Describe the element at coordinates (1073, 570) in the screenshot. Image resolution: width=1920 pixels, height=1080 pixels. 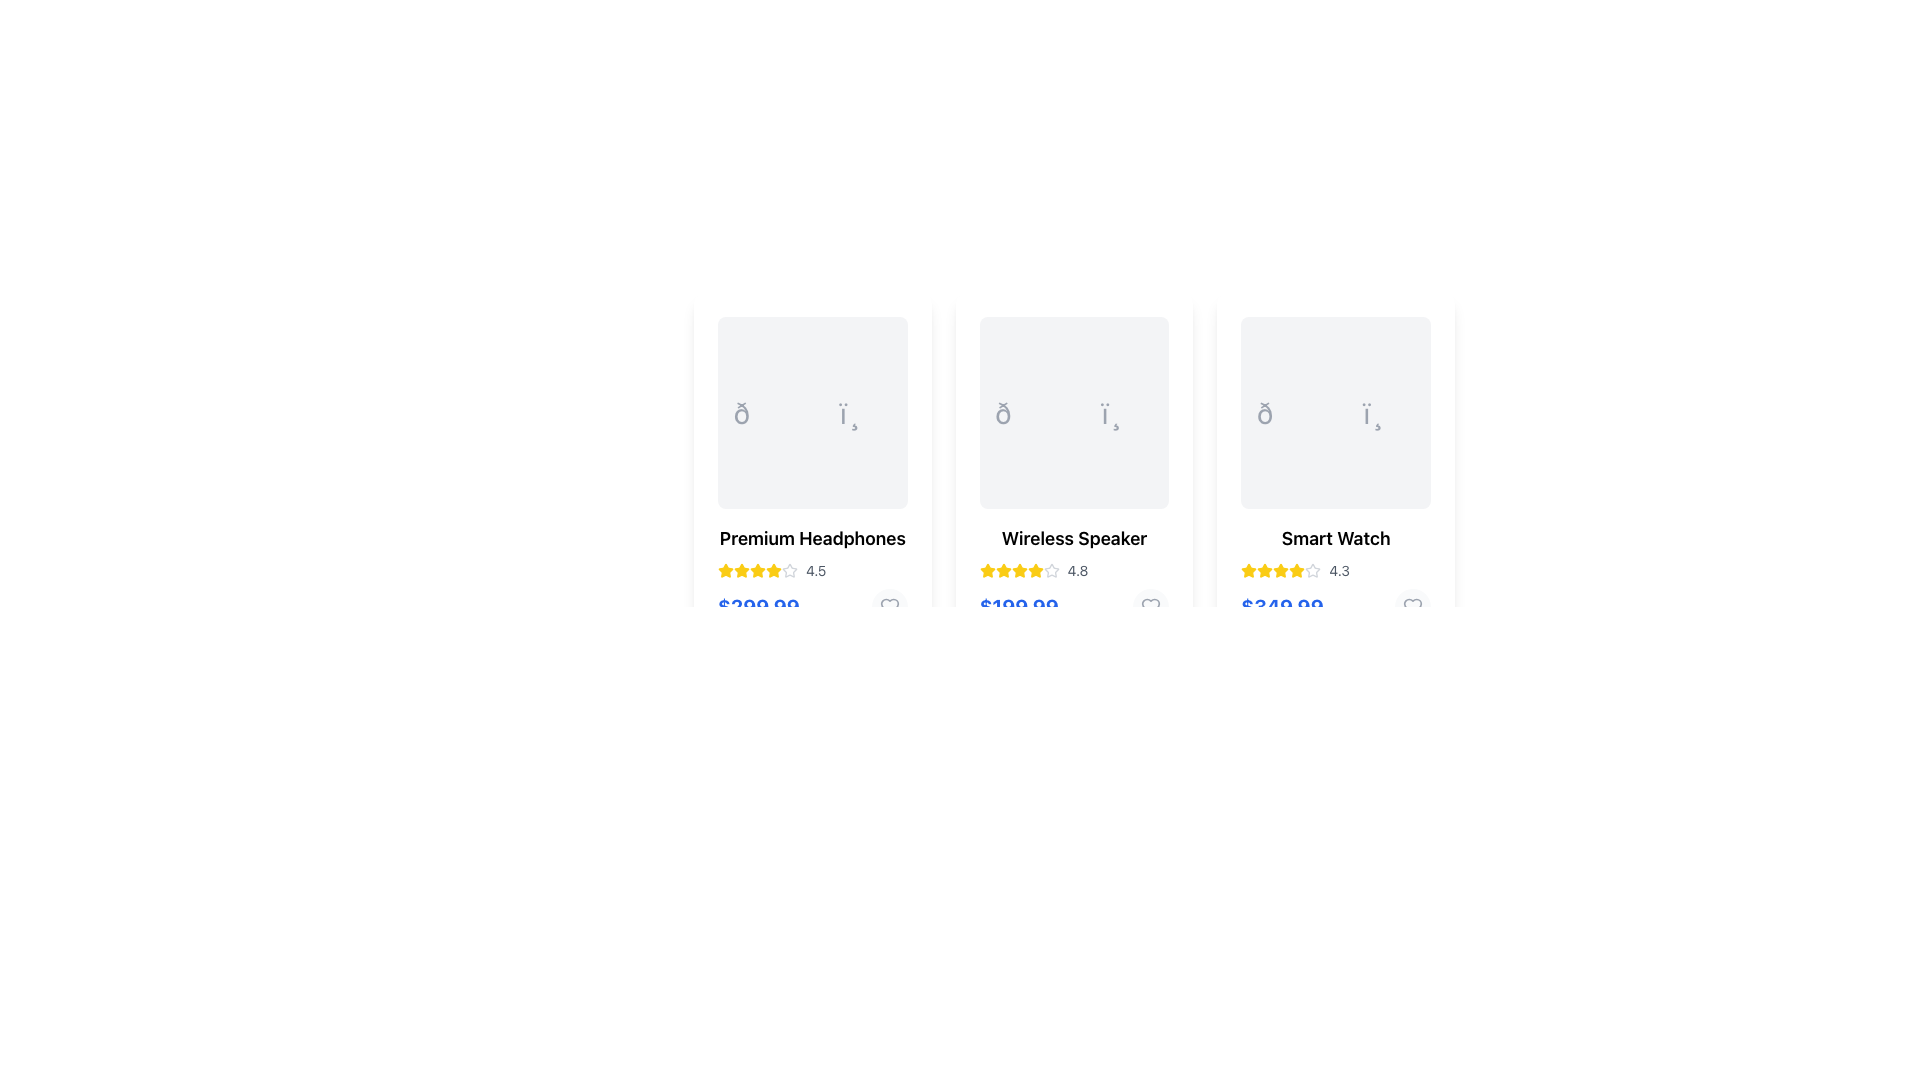
I see `the Rating display for the 'Wireless Speaker' which shows a yellow star rating and a numerical value of '4.8'` at that location.